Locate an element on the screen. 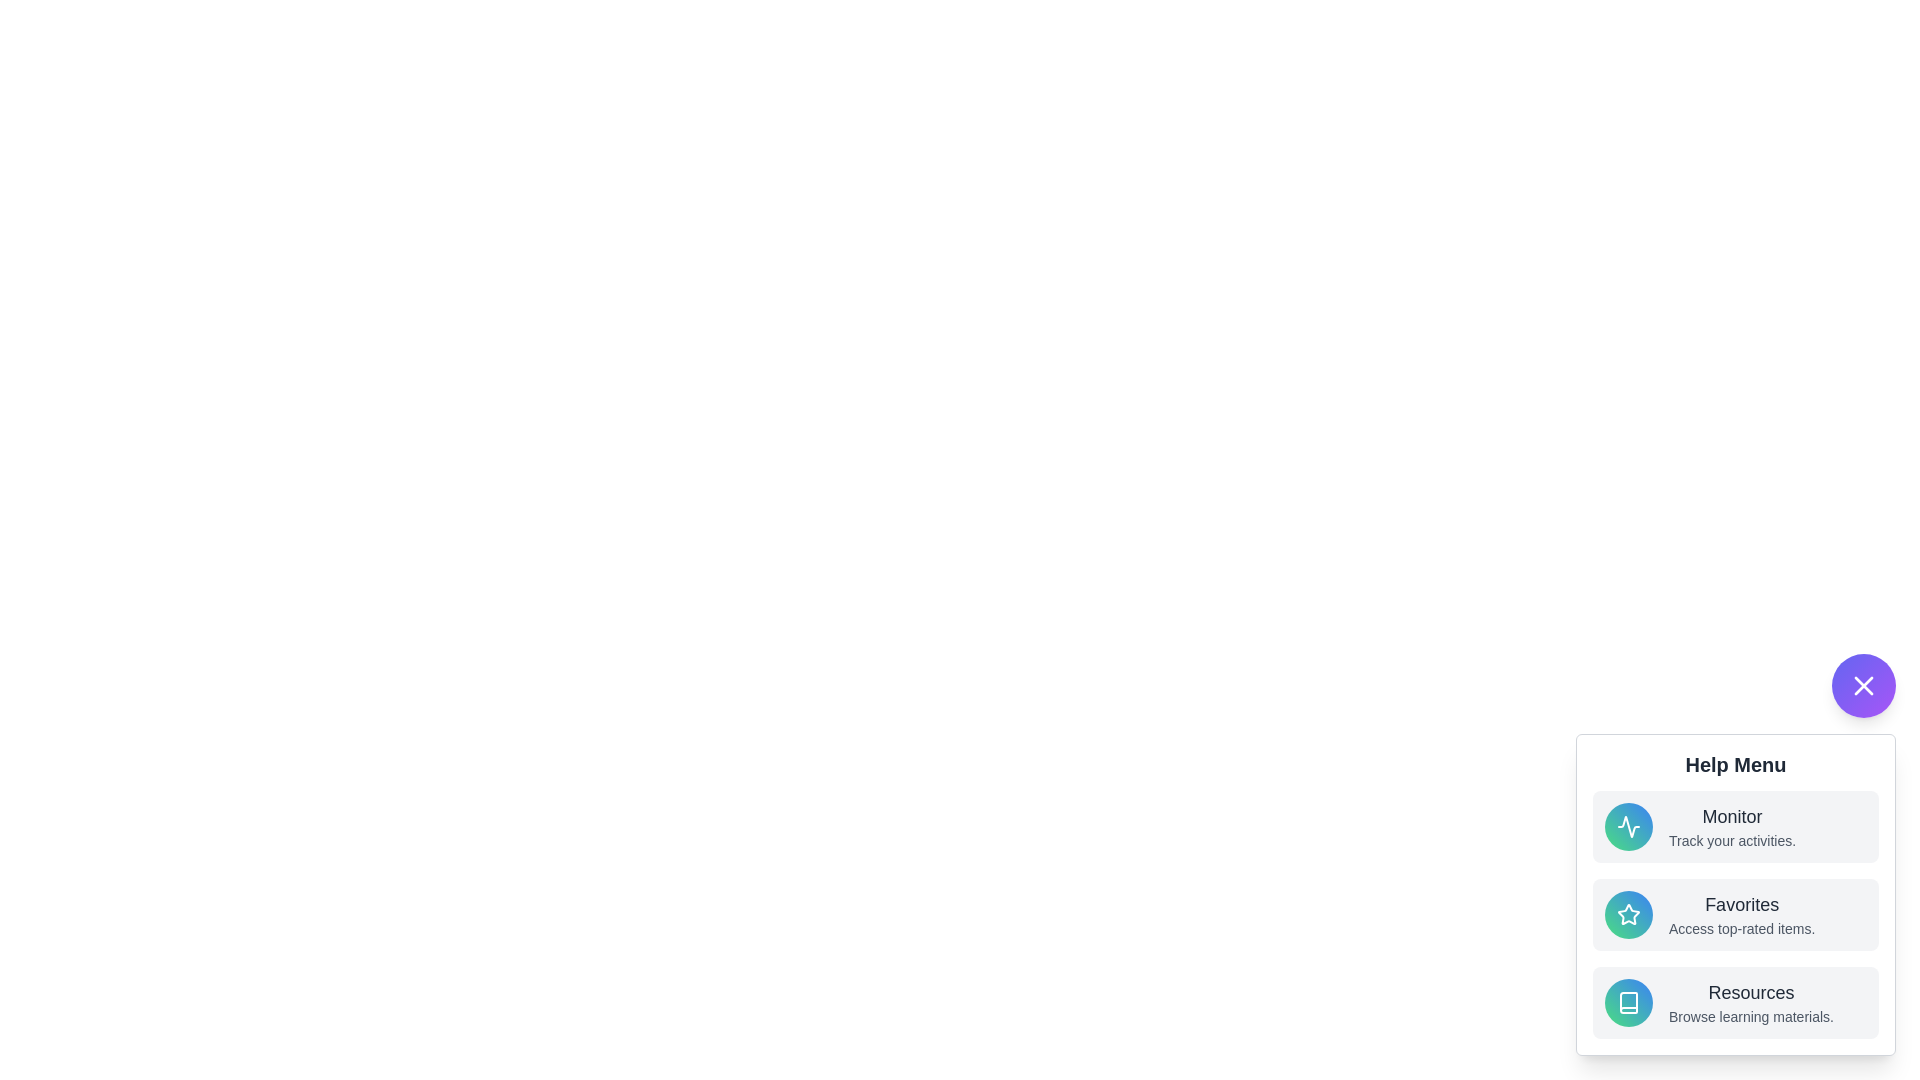 The height and width of the screenshot is (1080, 1920). the help option Resources by clicking on it is located at coordinates (1735, 1002).